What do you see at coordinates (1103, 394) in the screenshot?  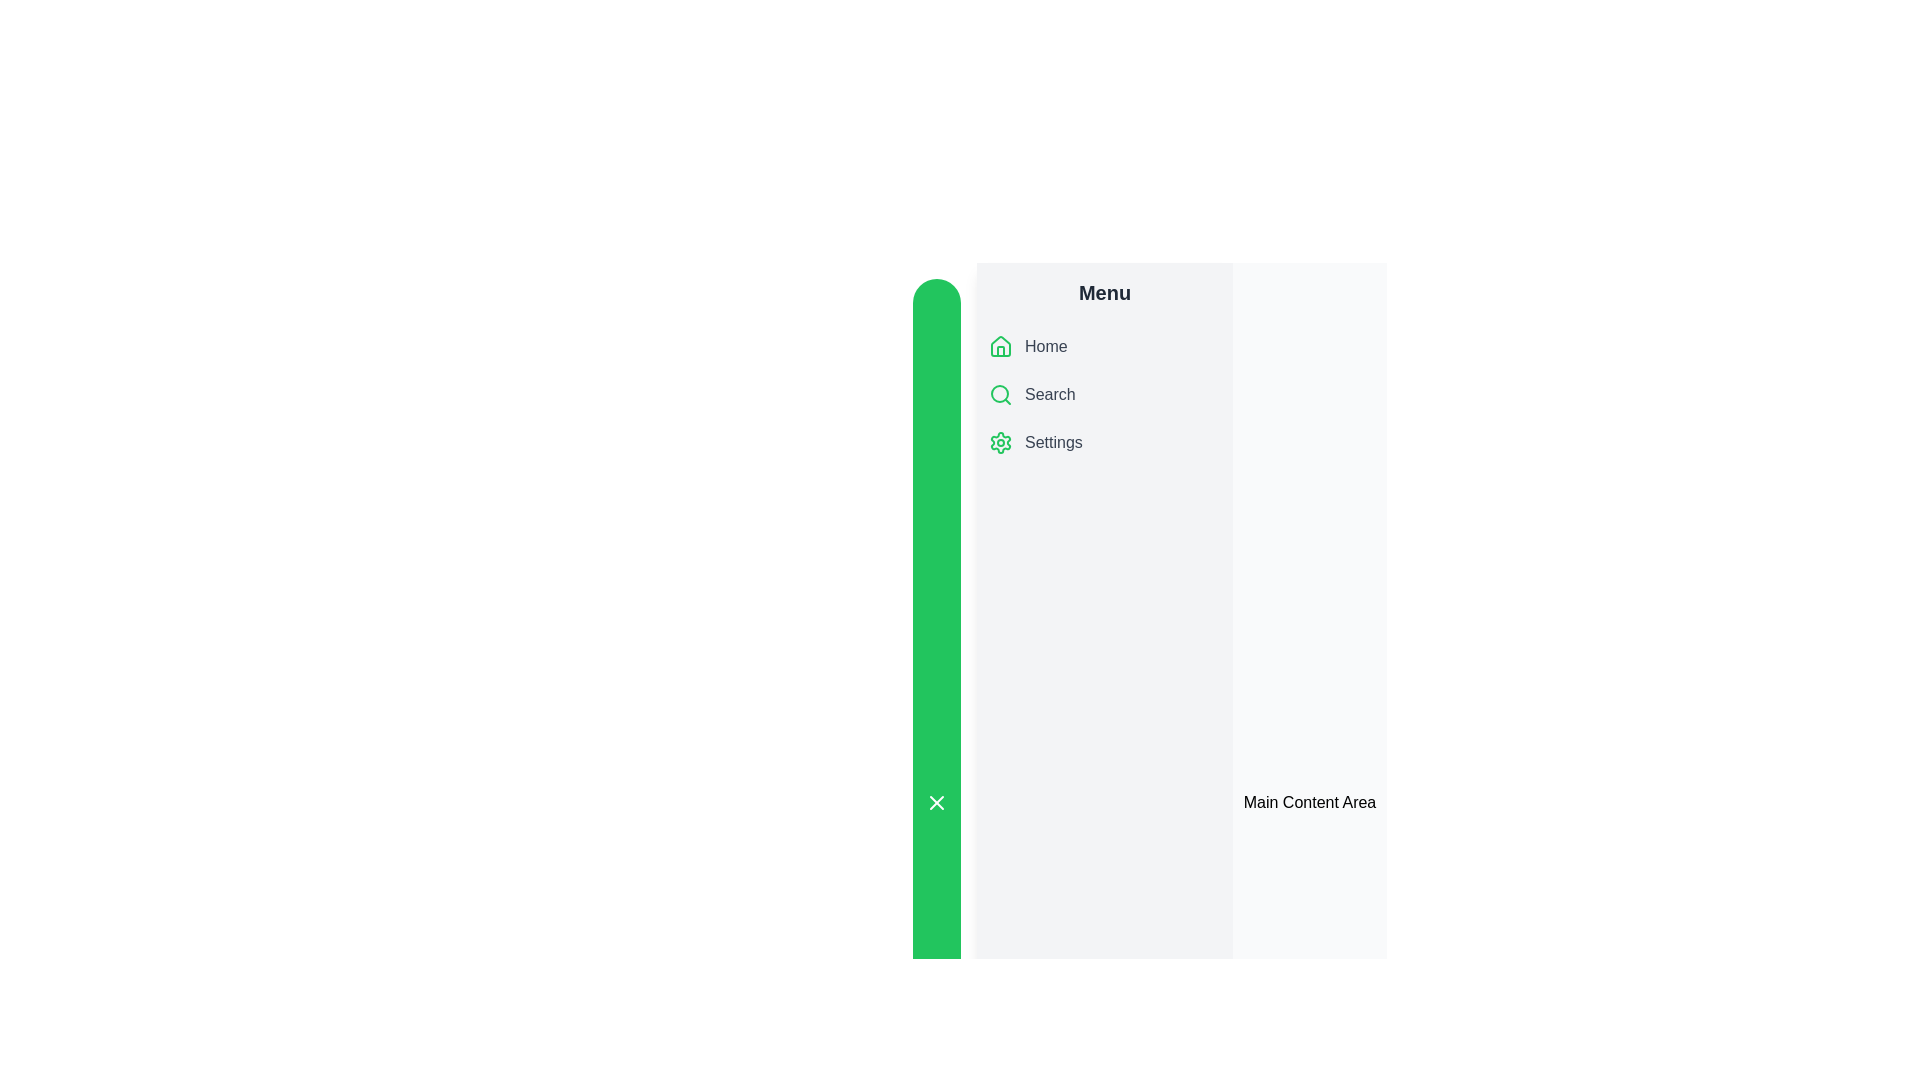 I see `the menu item Search to observe the hover effect` at bounding box center [1103, 394].